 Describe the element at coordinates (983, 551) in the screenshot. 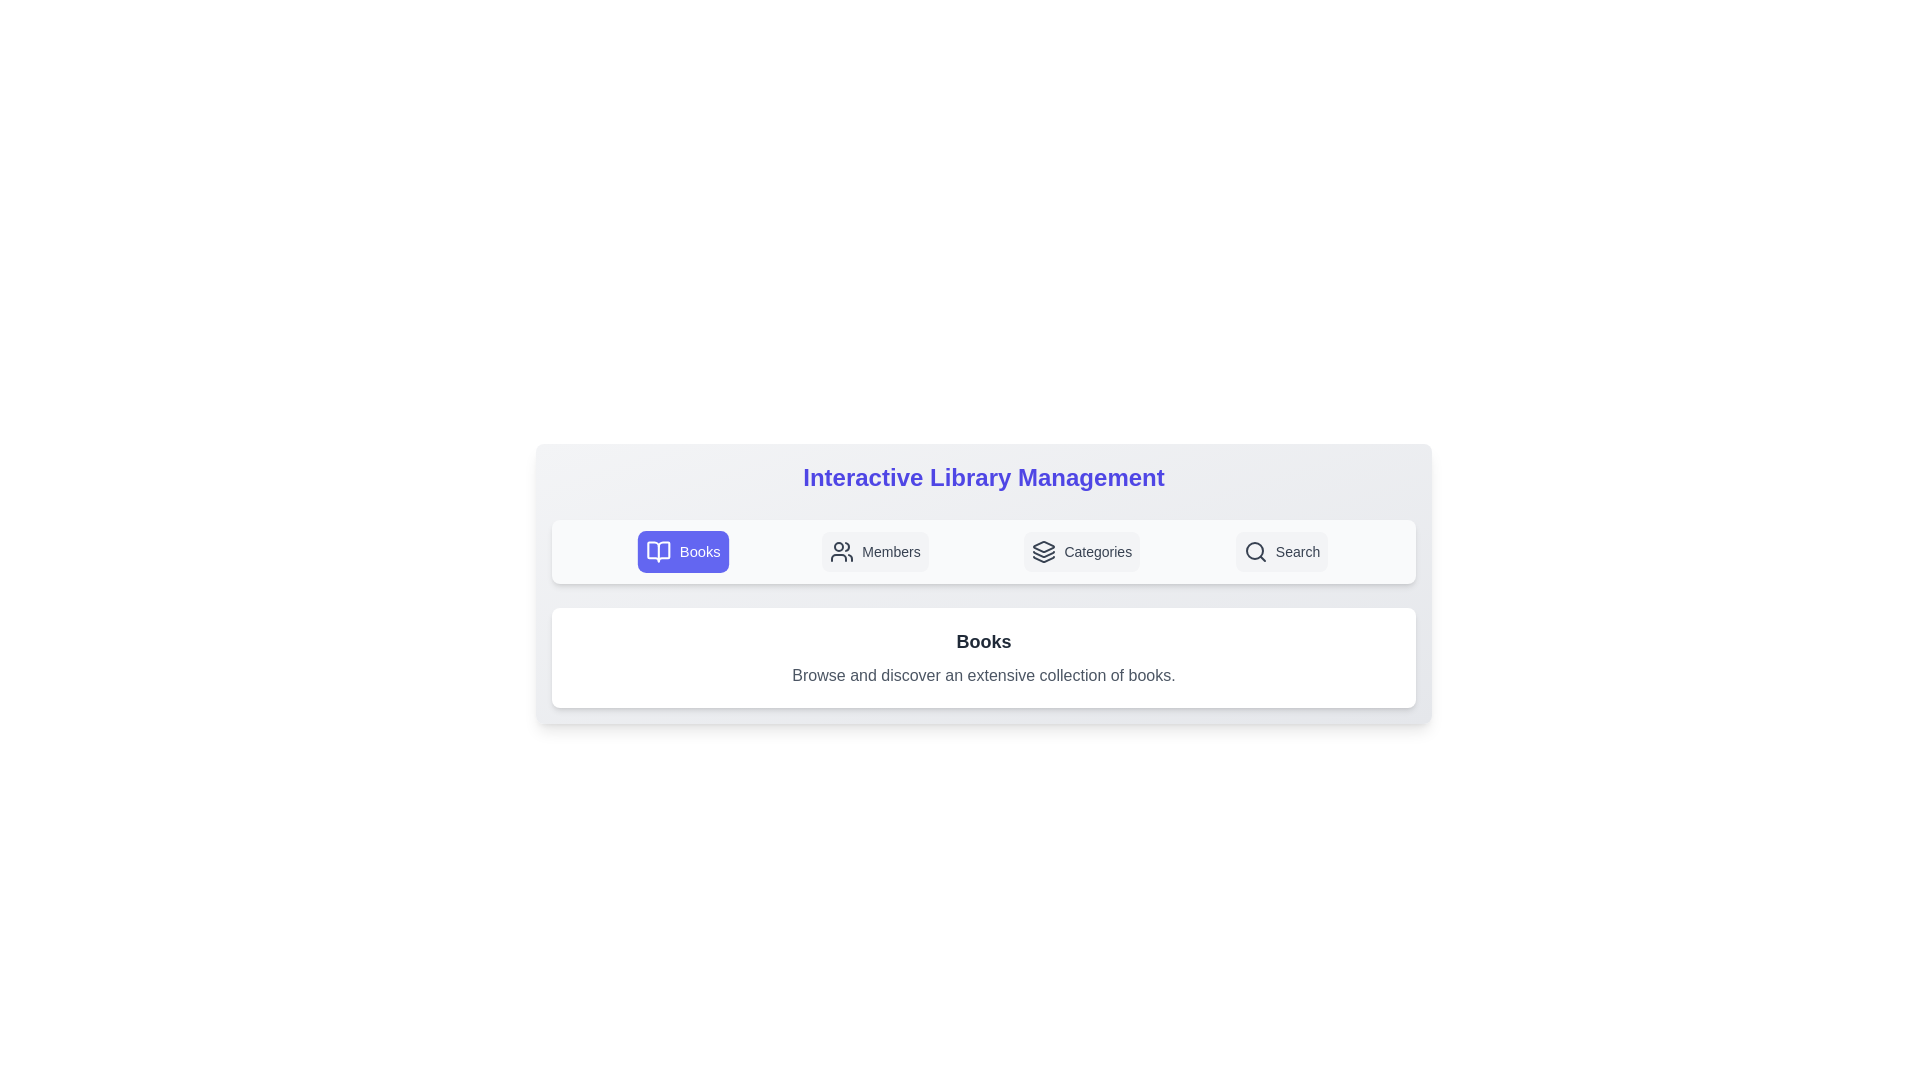

I see `the 'Books' tab in the navigation bar` at that location.